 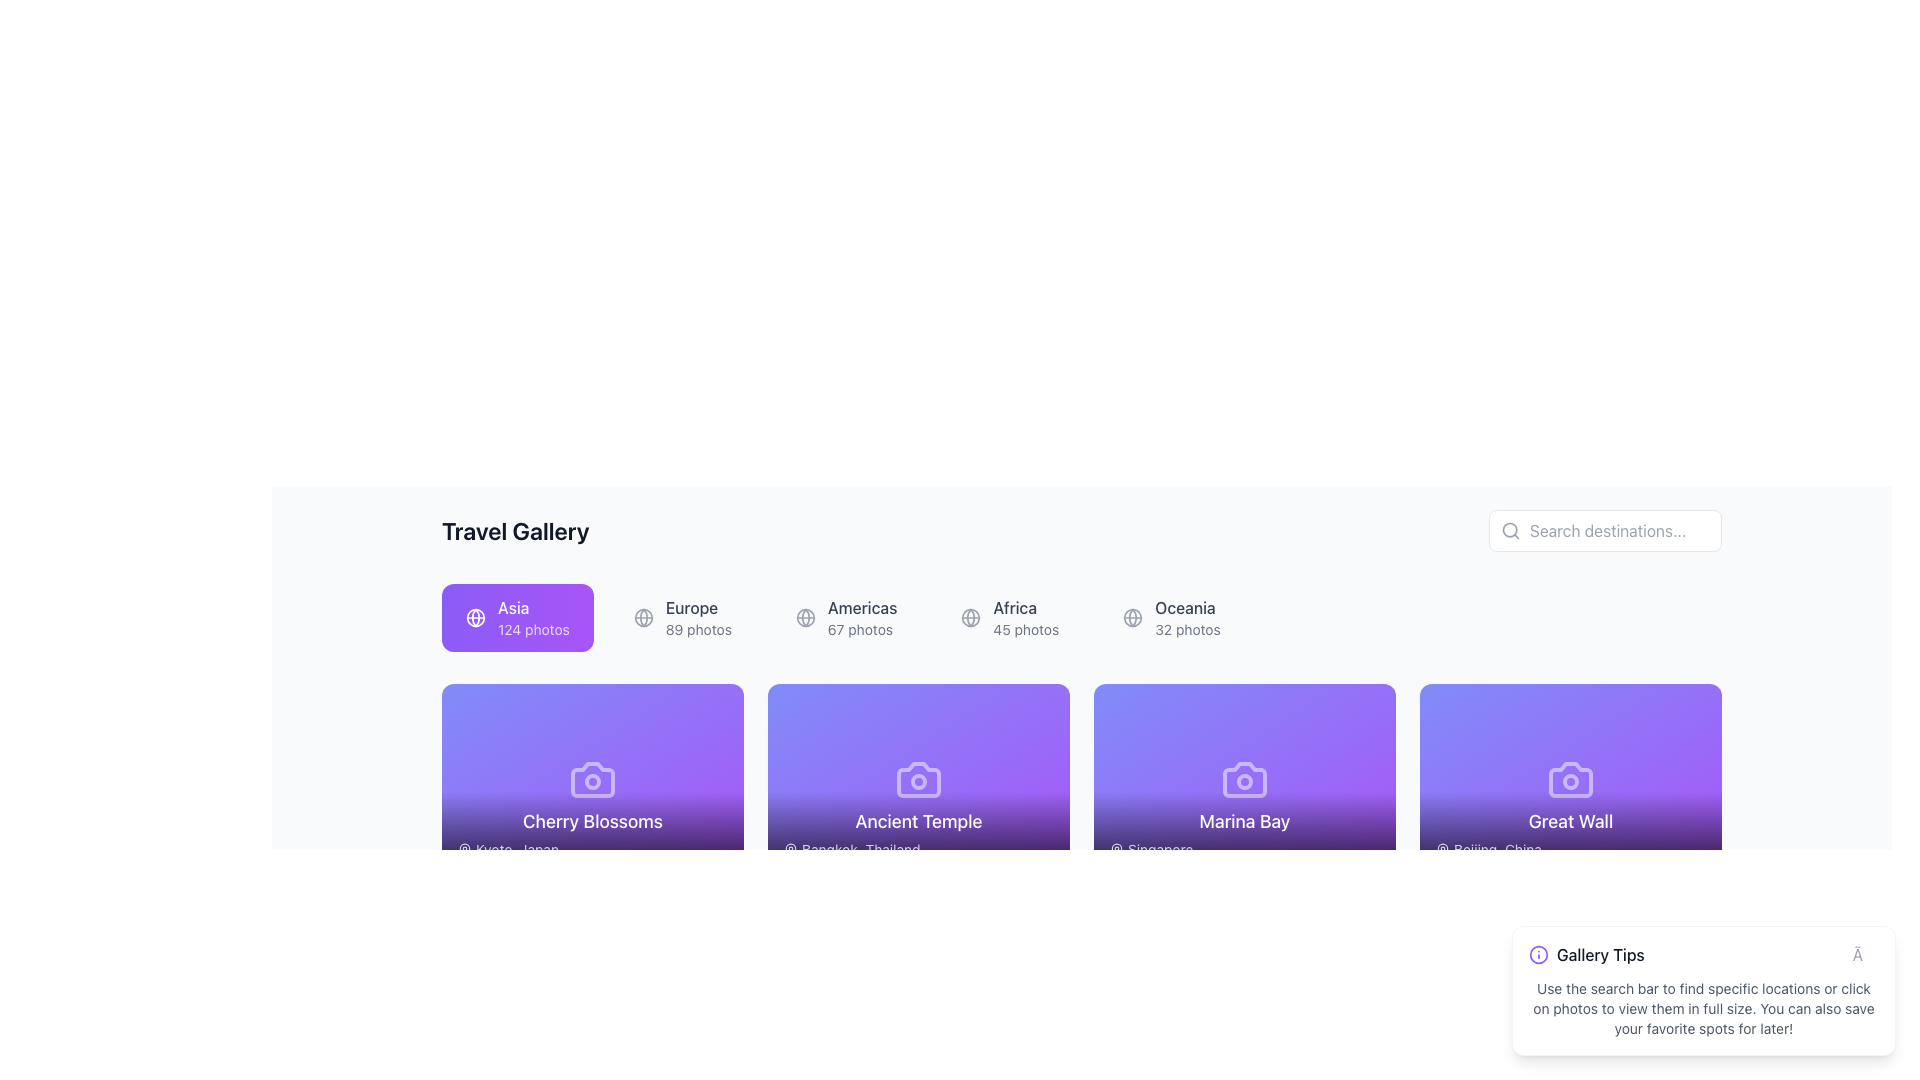 I want to click on the interactive actions panel located in the top-right corner of the 'Ancient Temple' card, so click(x=994, y=716).